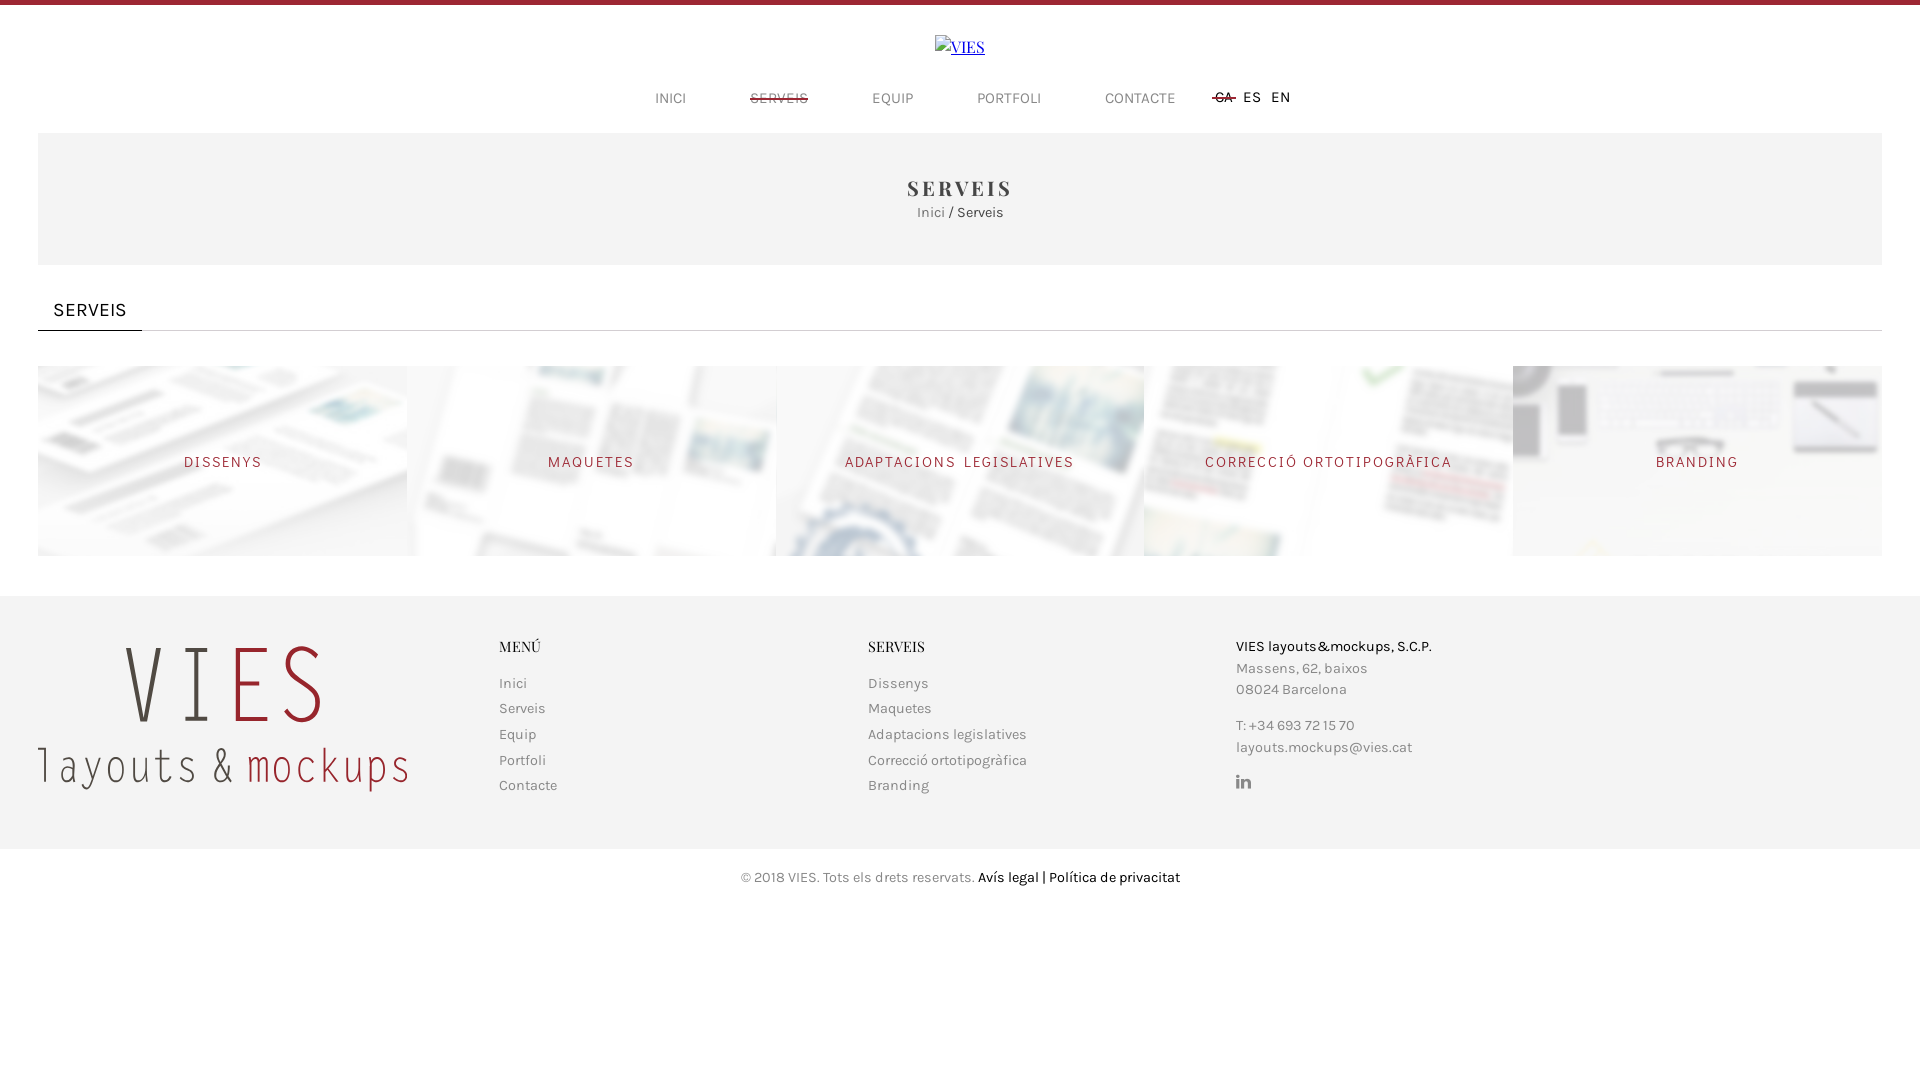 The width and height of the screenshot is (1920, 1080). Describe the element at coordinates (1324, 747) in the screenshot. I see `'layouts.mockups@vies.cat'` at that location.